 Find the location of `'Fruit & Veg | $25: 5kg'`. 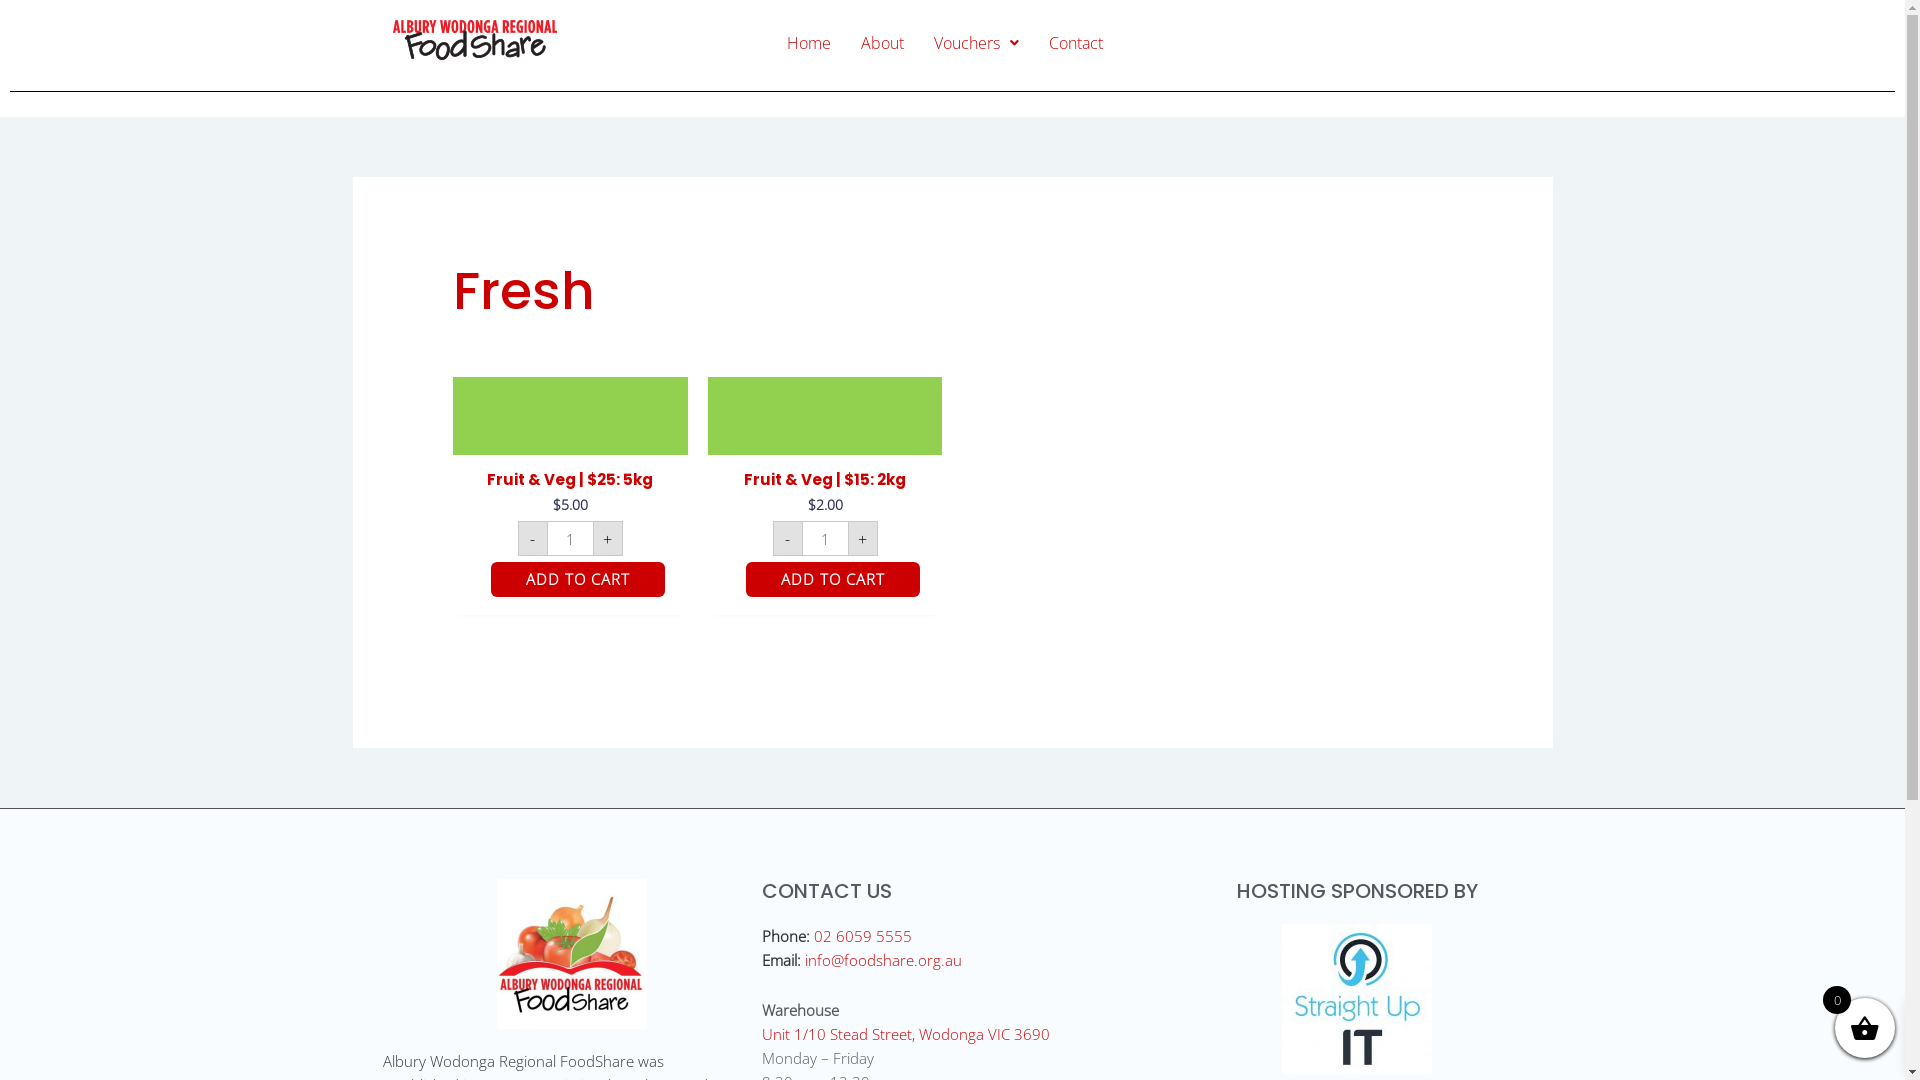

'Fruit & Veg | $25: 5kg' is located at coordinates (569, 483).